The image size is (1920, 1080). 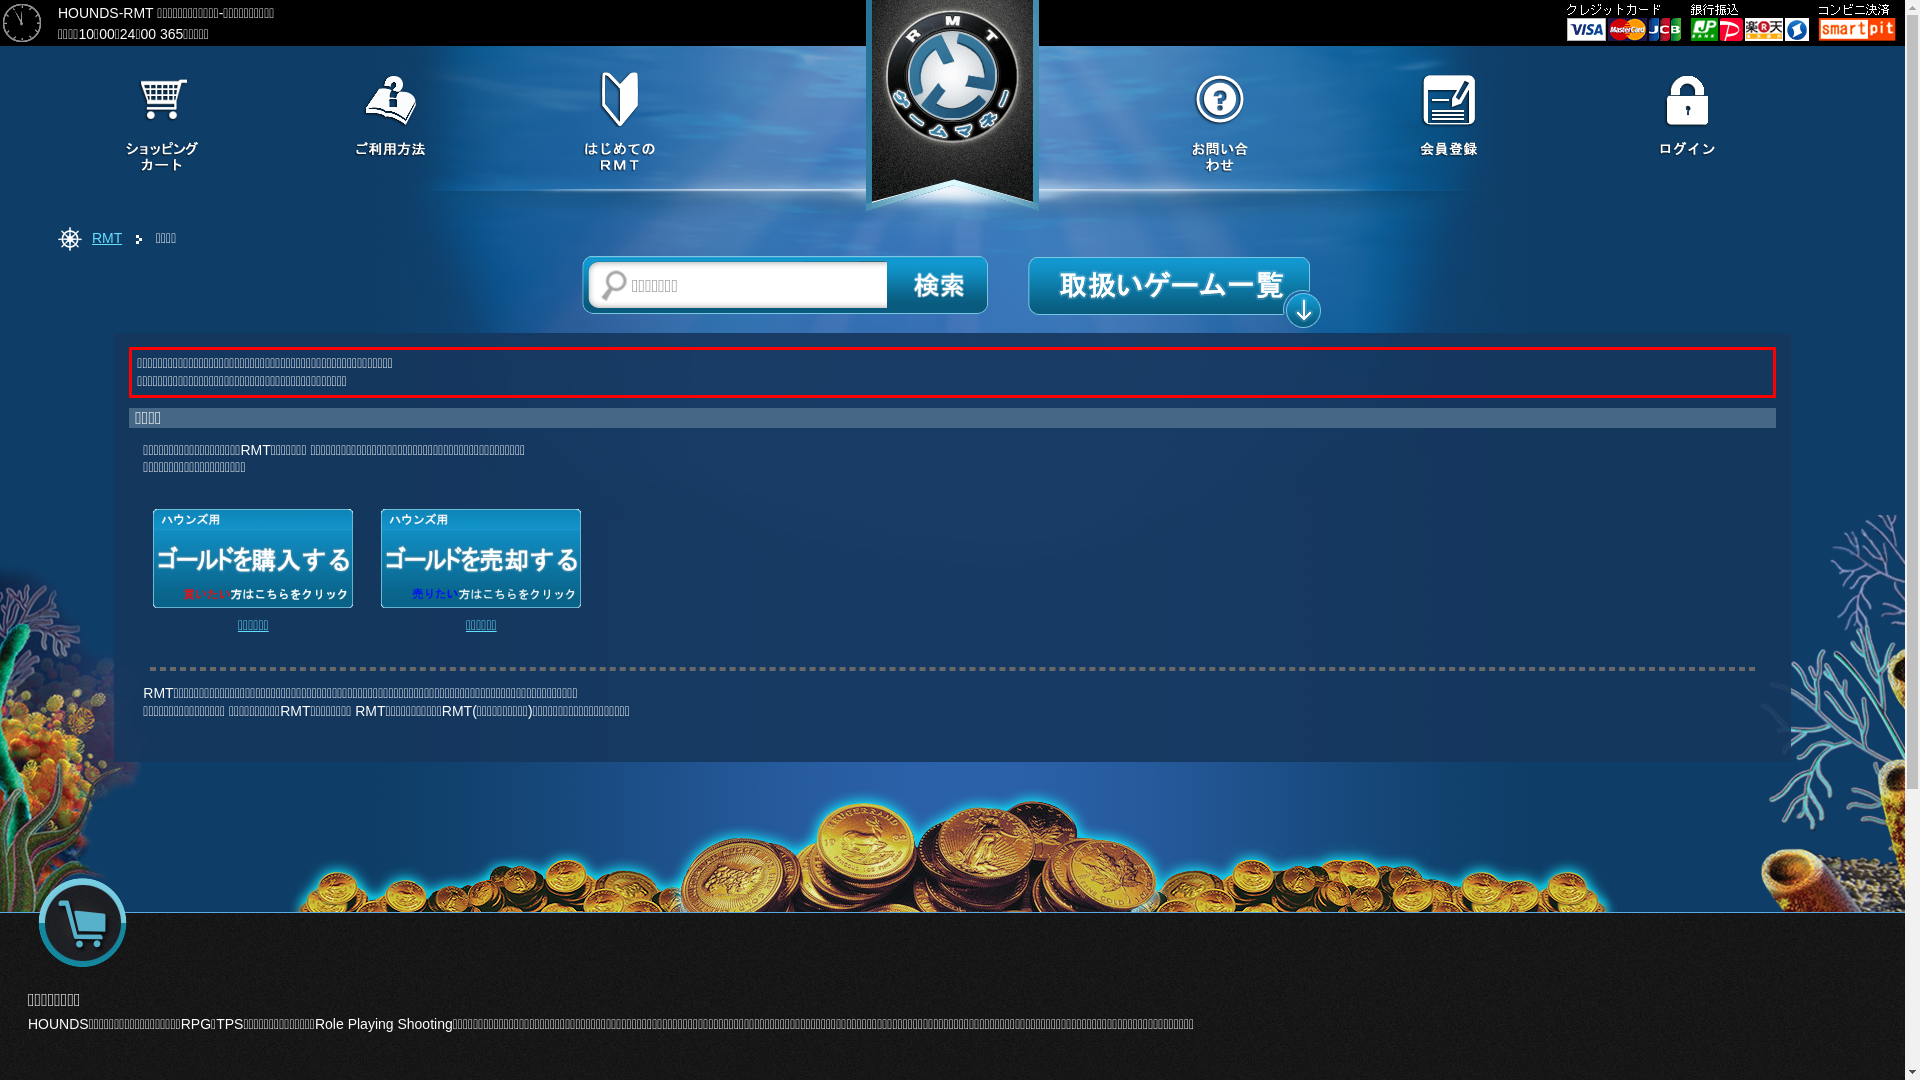 I want to click on 'RMT', so click(x=105, y=237).